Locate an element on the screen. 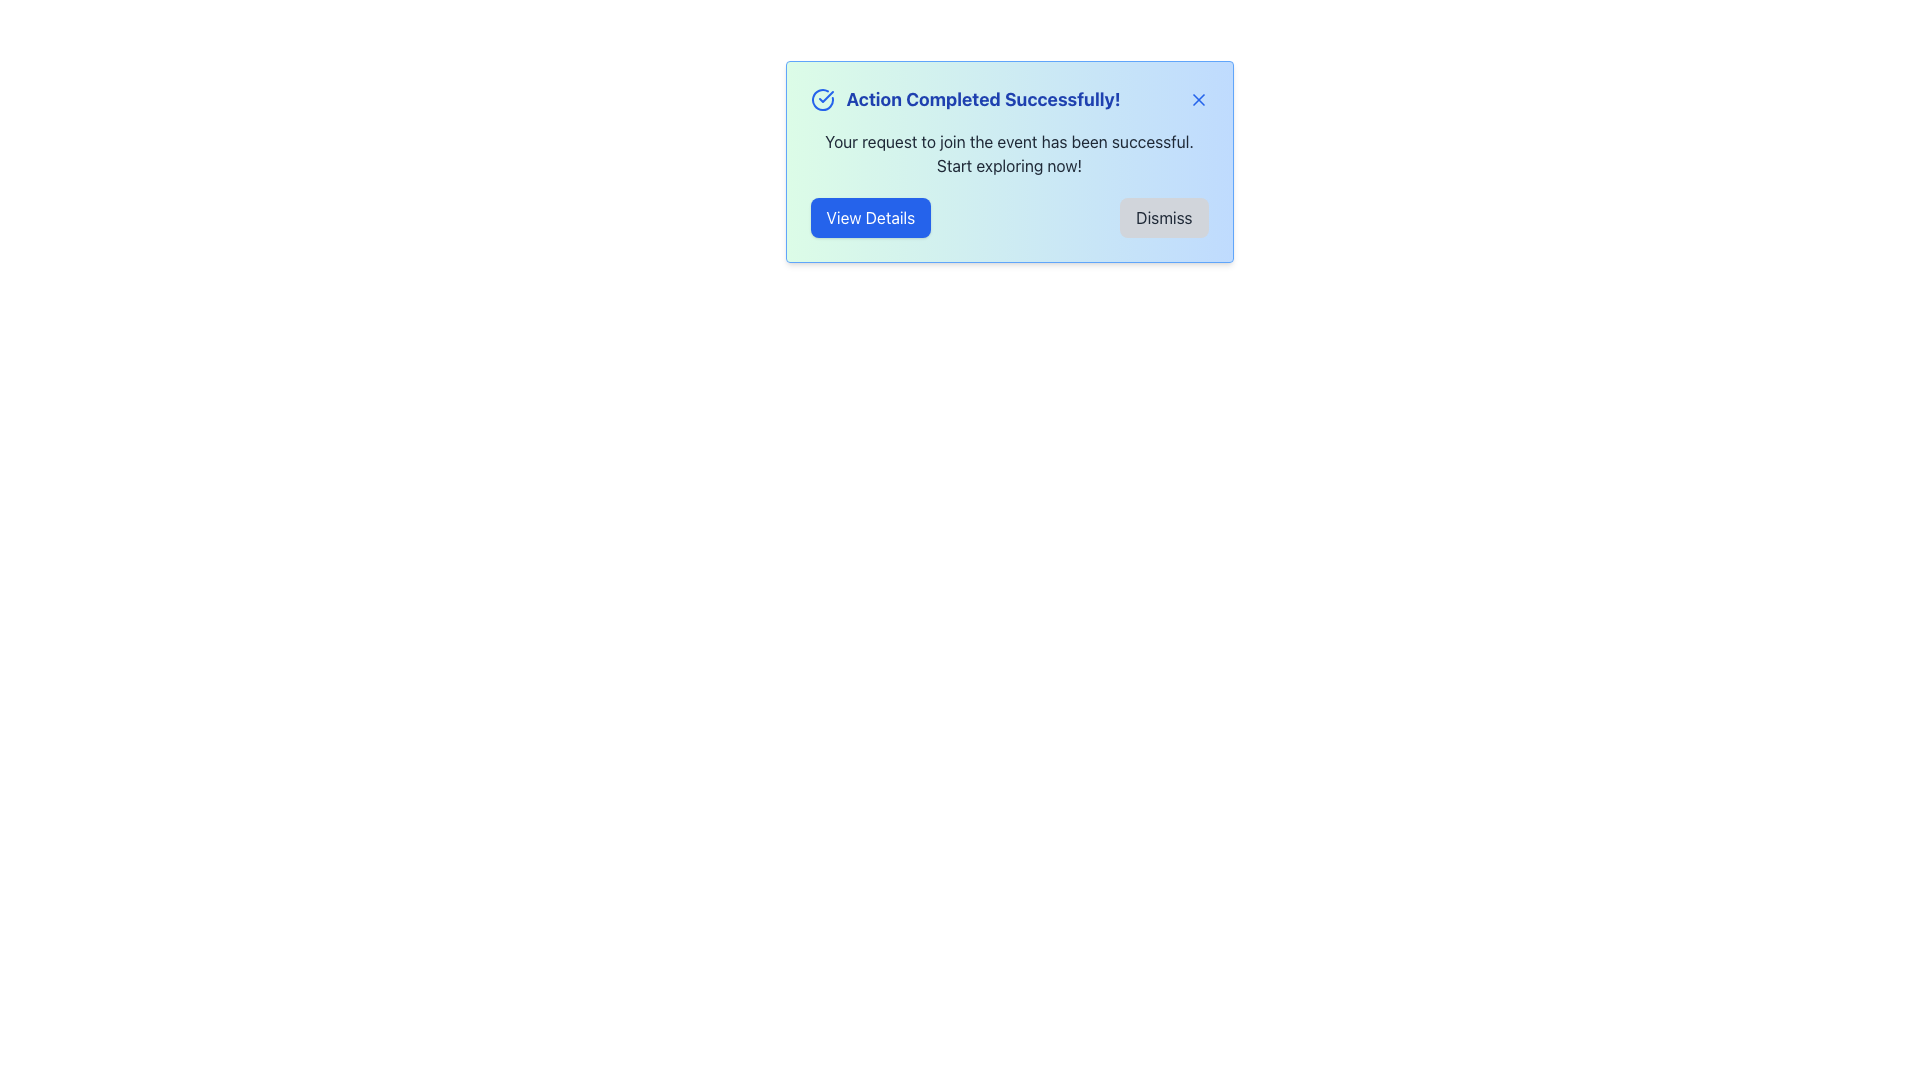  the circular checkmark icon with a blue outline, positioned to the left of the success message 'Action Completed Successfully!' is located at coordinates (822, 100).